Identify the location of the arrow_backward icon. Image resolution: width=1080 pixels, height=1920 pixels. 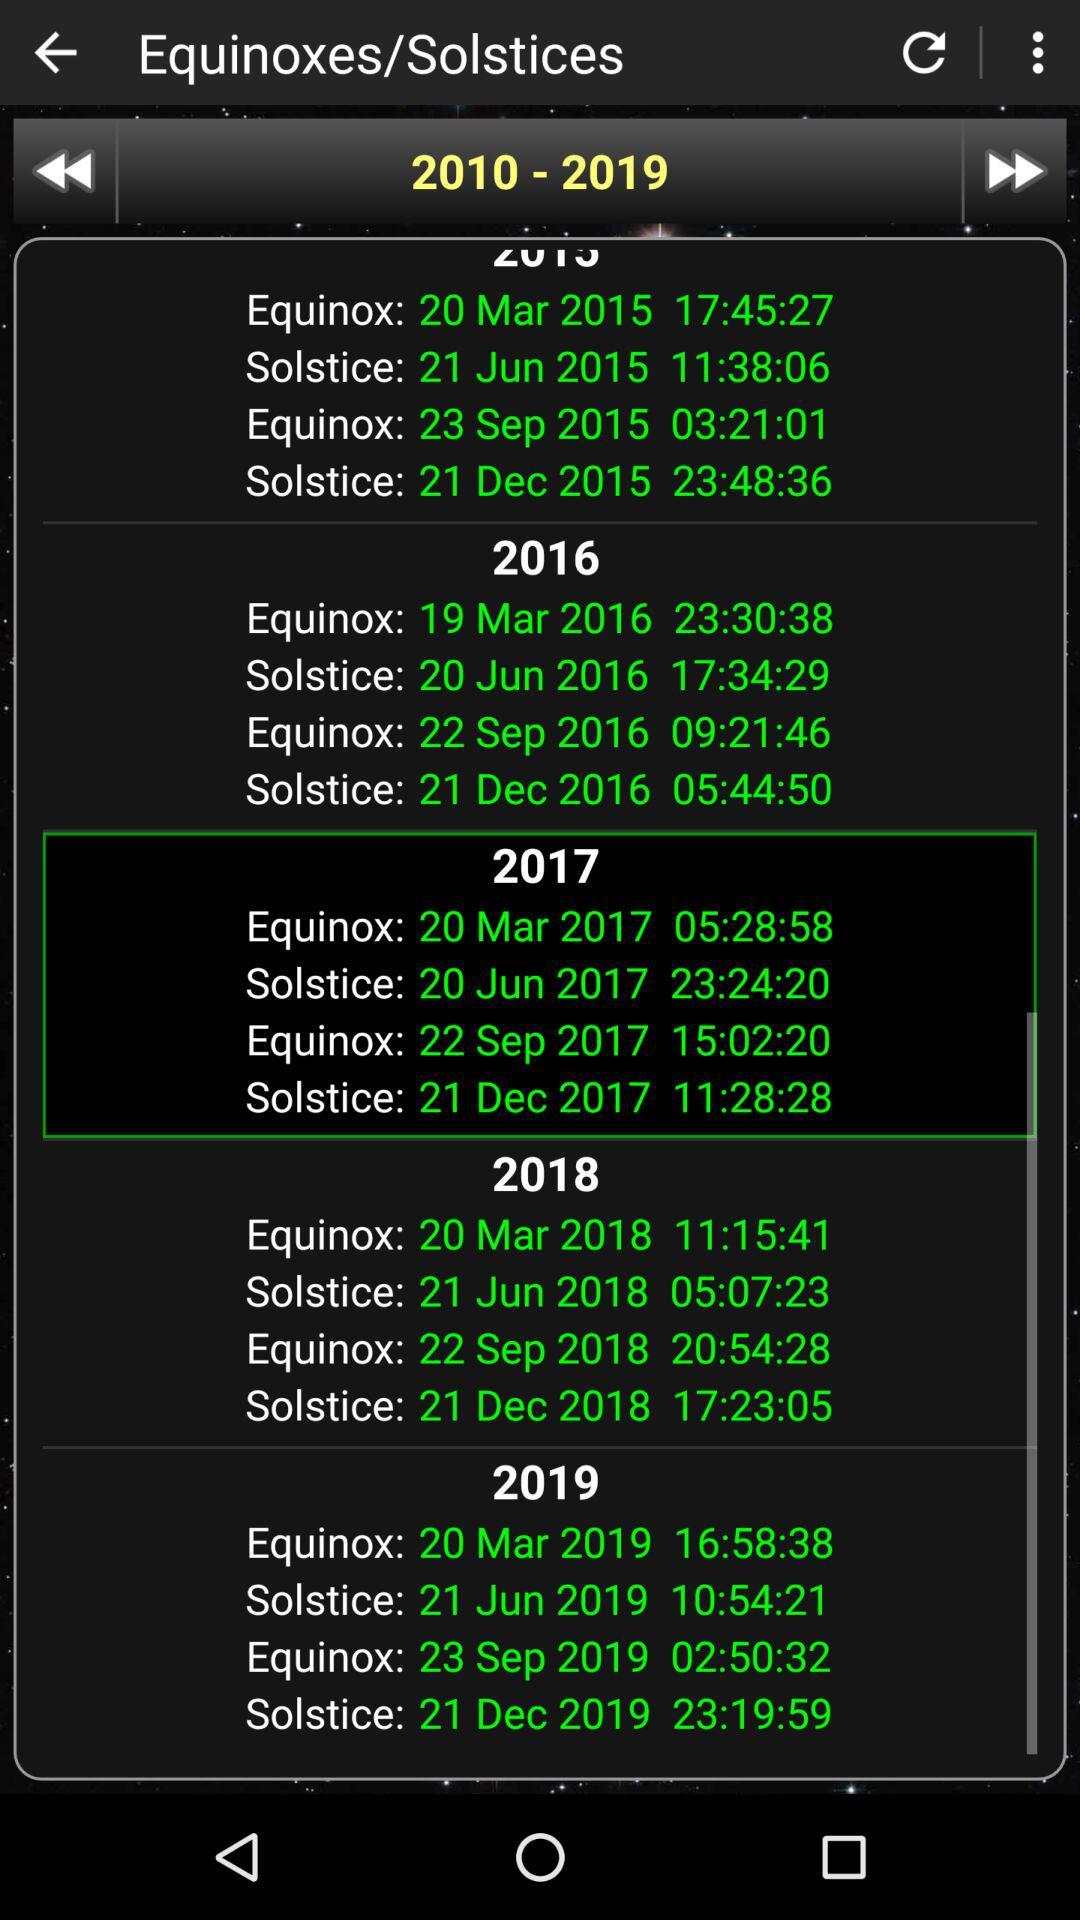
(54, 52).